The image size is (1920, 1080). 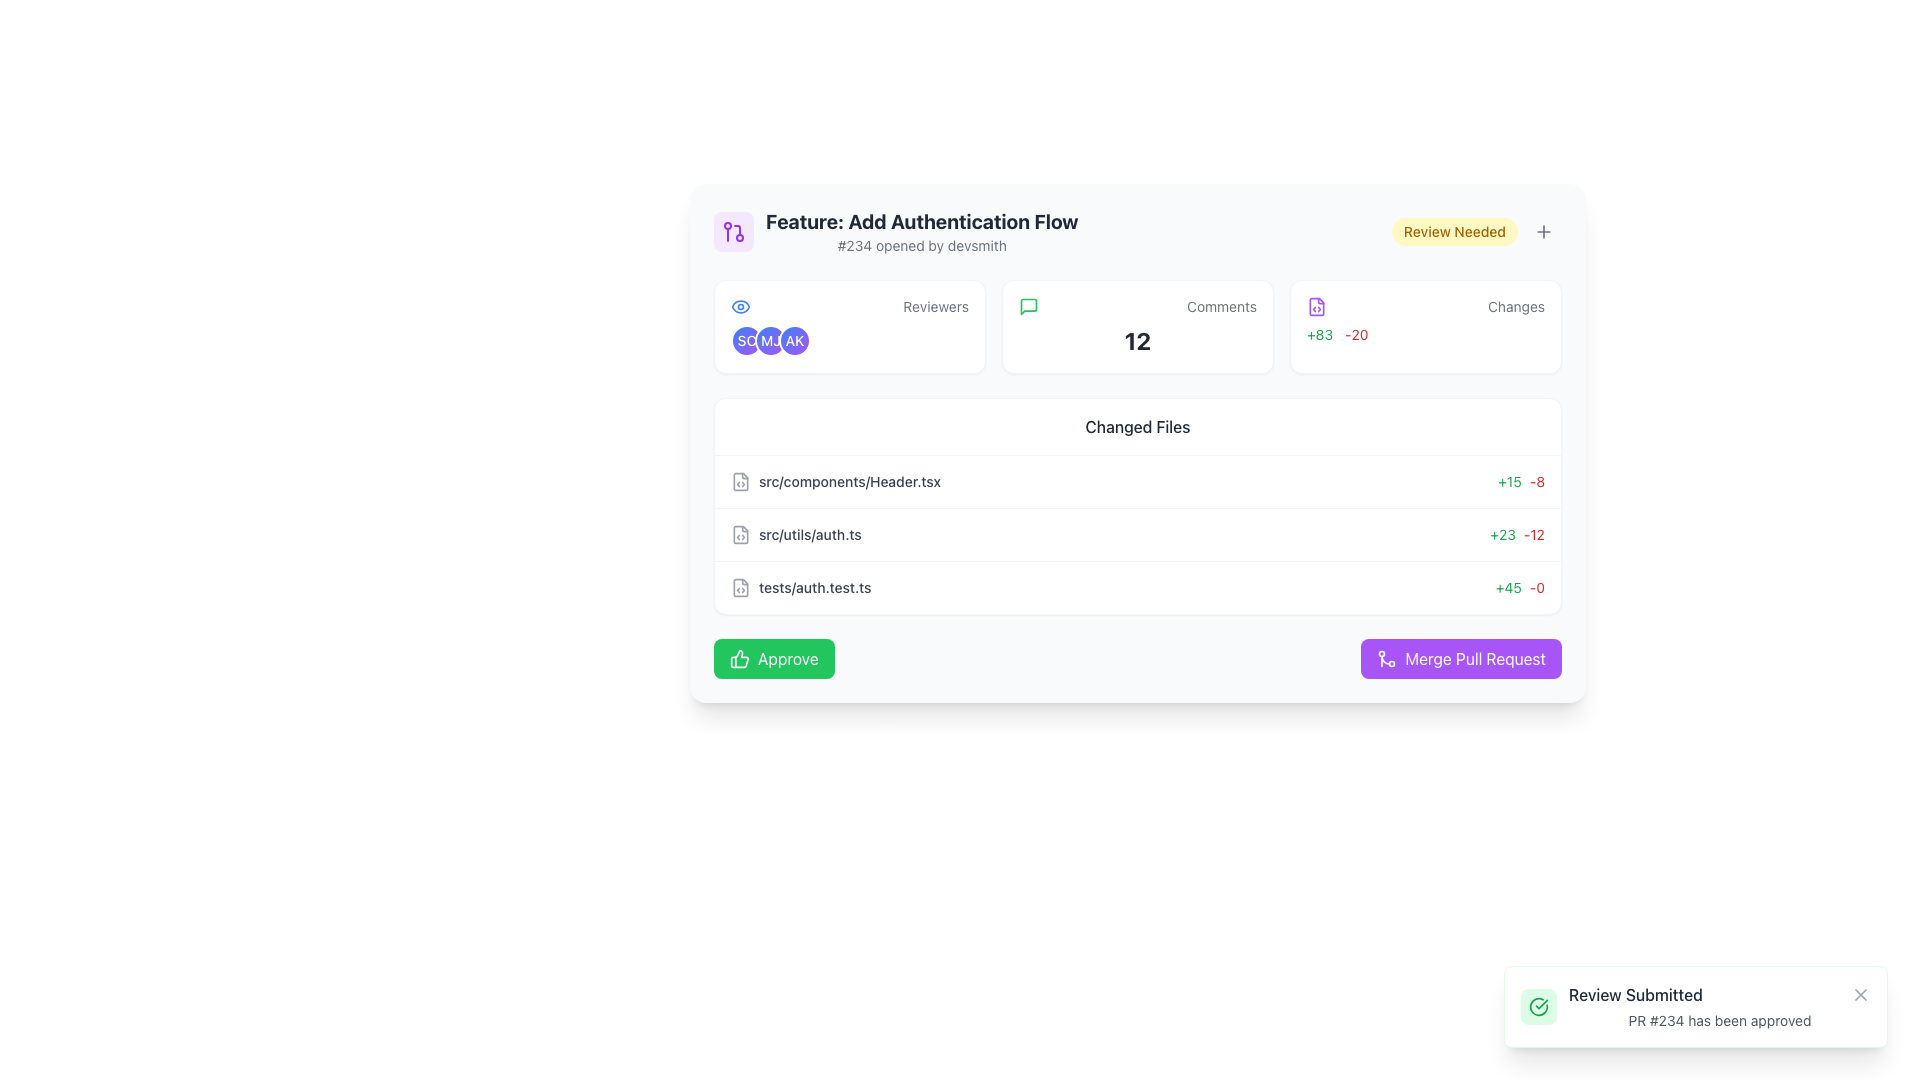 I want to click on the informational box displaying the list of changed files and their change counts, which is centrally located below the 'Comments' and 'Changes' sections and above the 'Approve' and 'Merge Pull Request' buttons, so click(x=1137, y=505).